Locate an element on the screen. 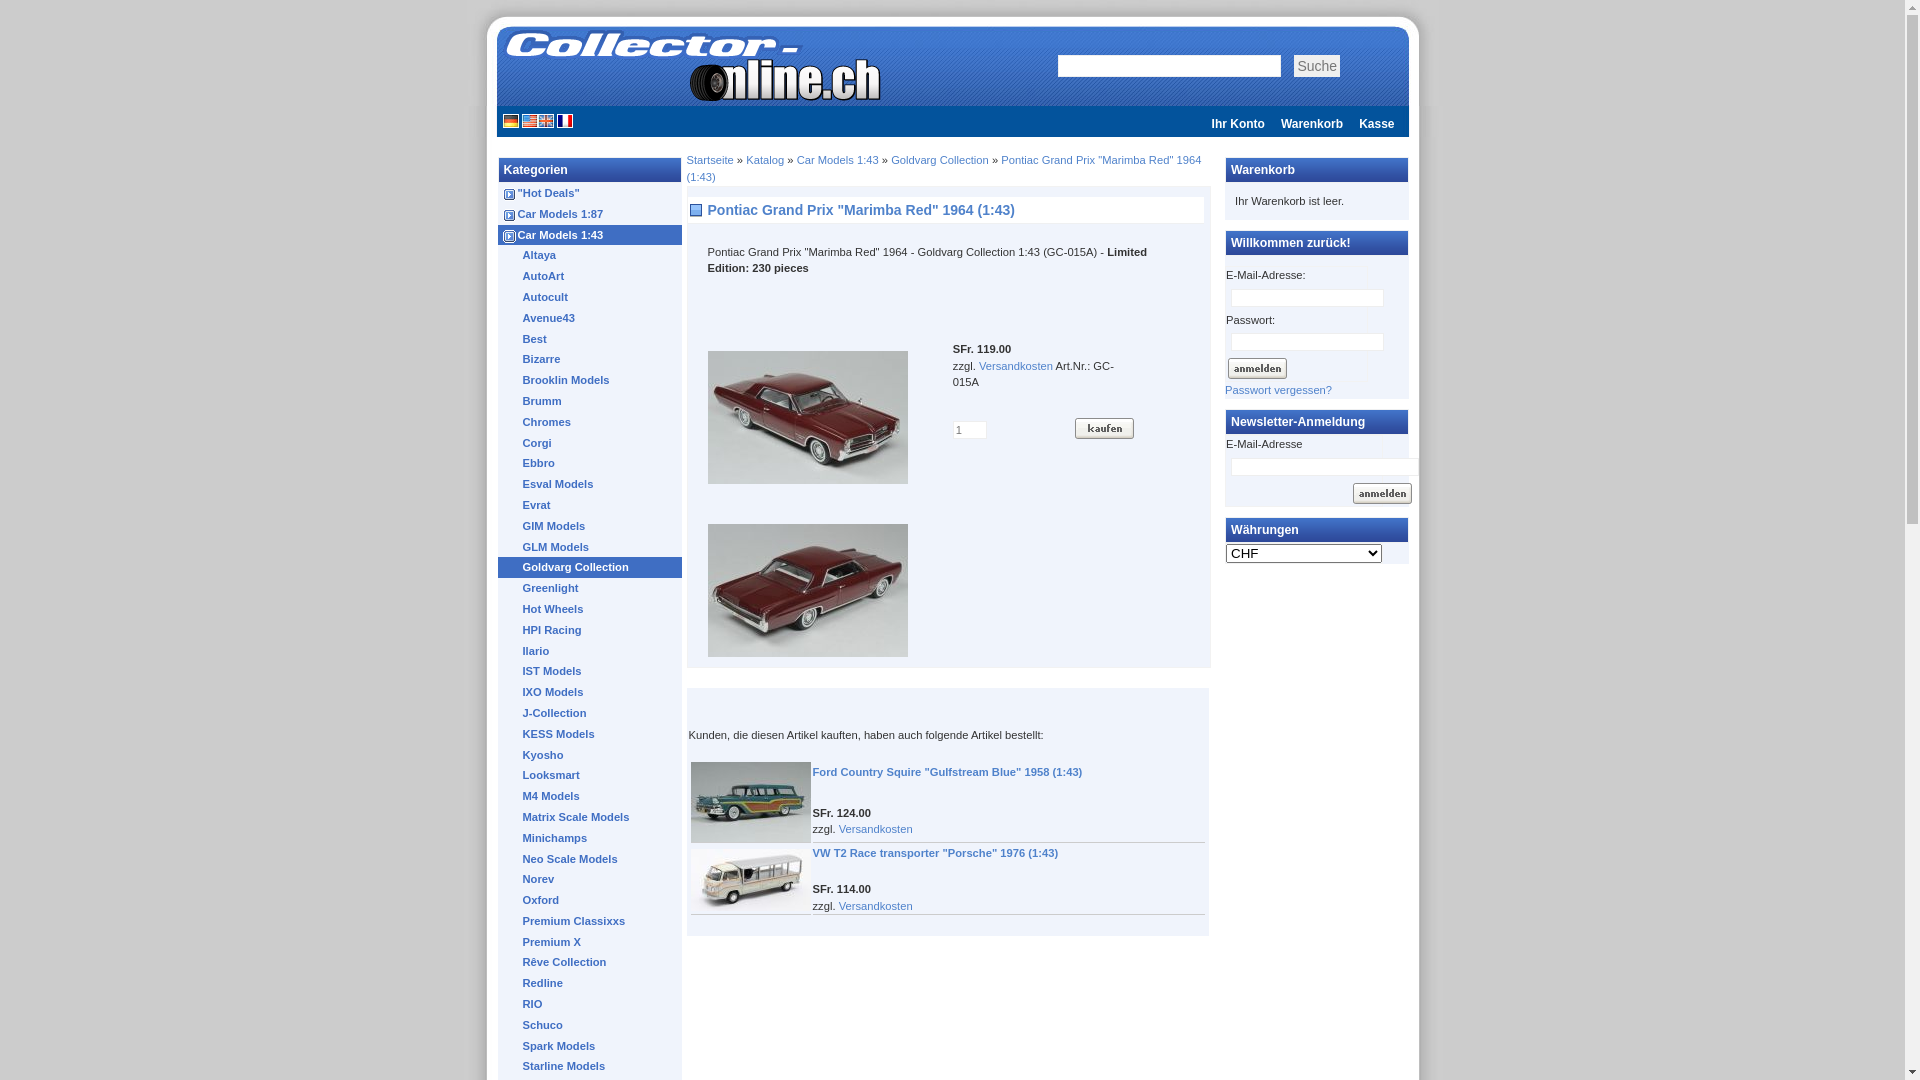  'J-Collection' is located at coordinates (498, 712).